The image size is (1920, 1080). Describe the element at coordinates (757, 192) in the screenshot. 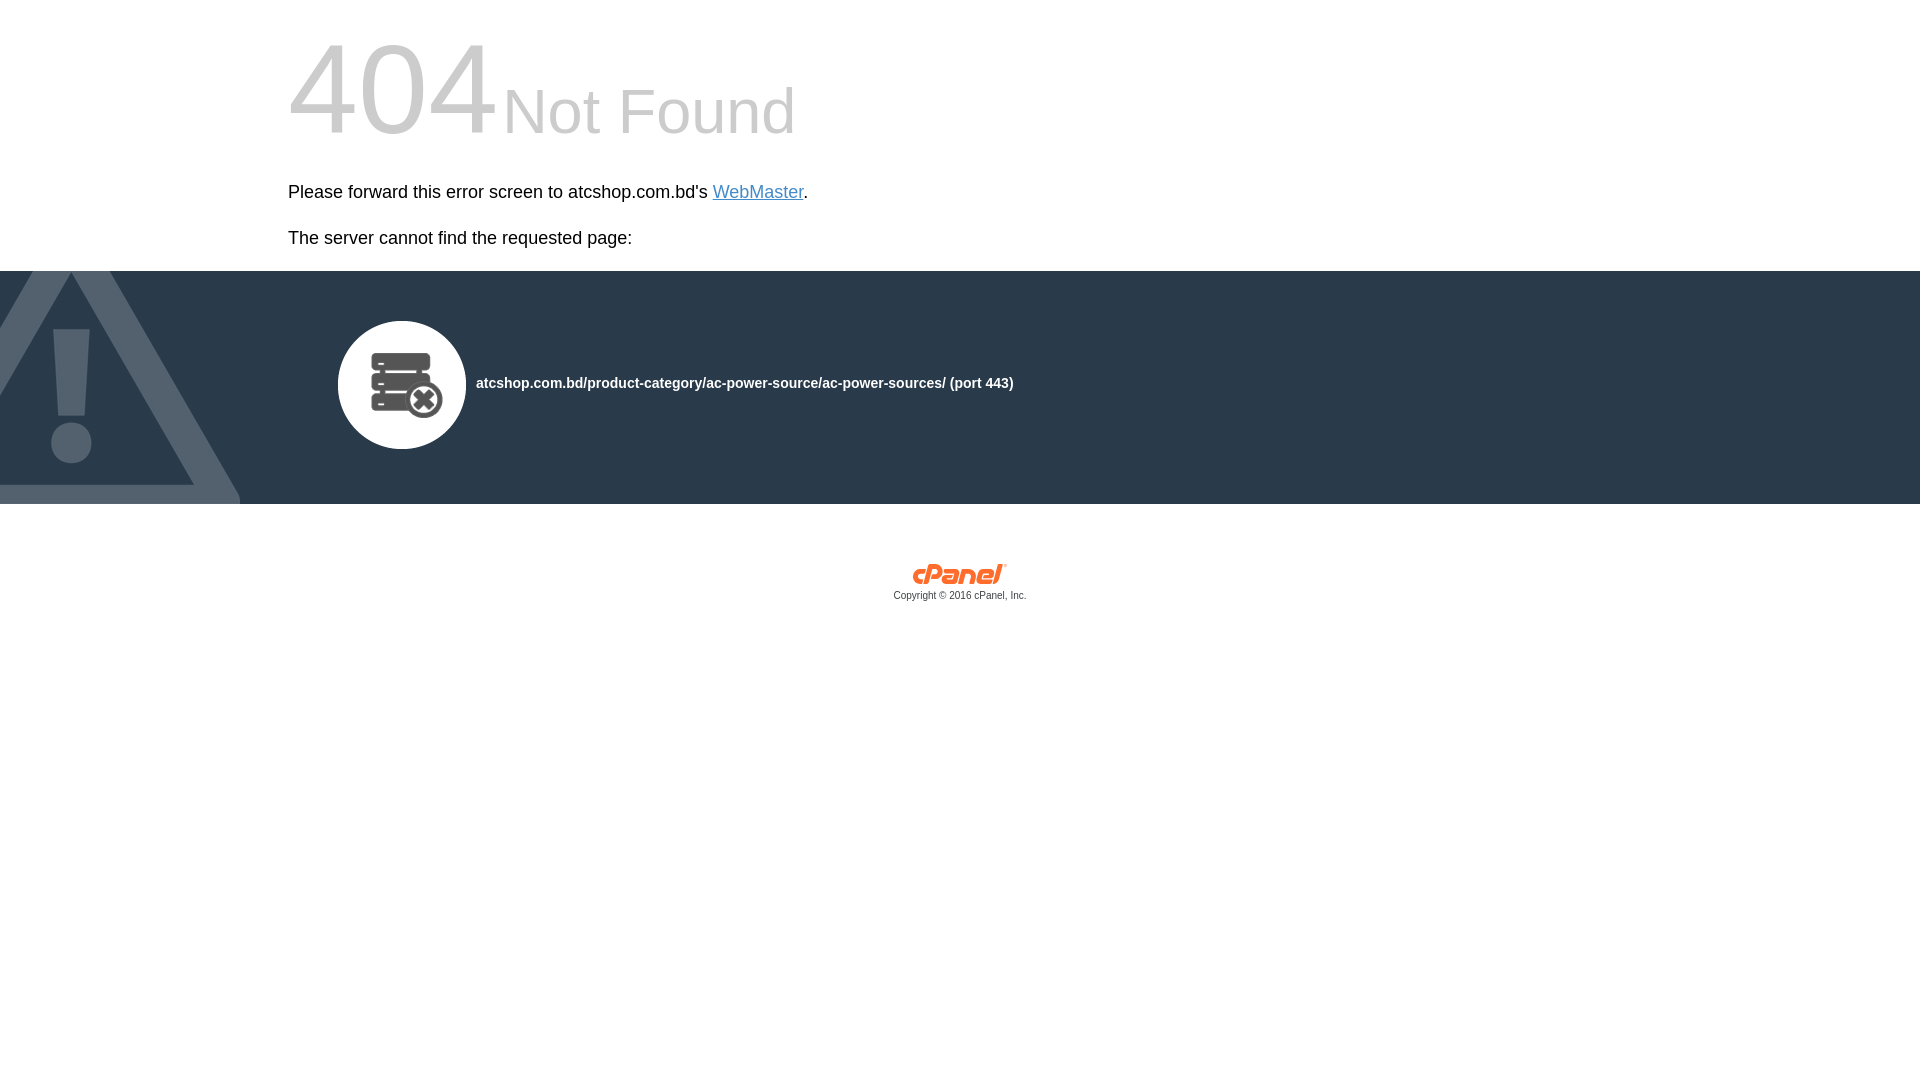

I see `'WebMaster'` at that location.